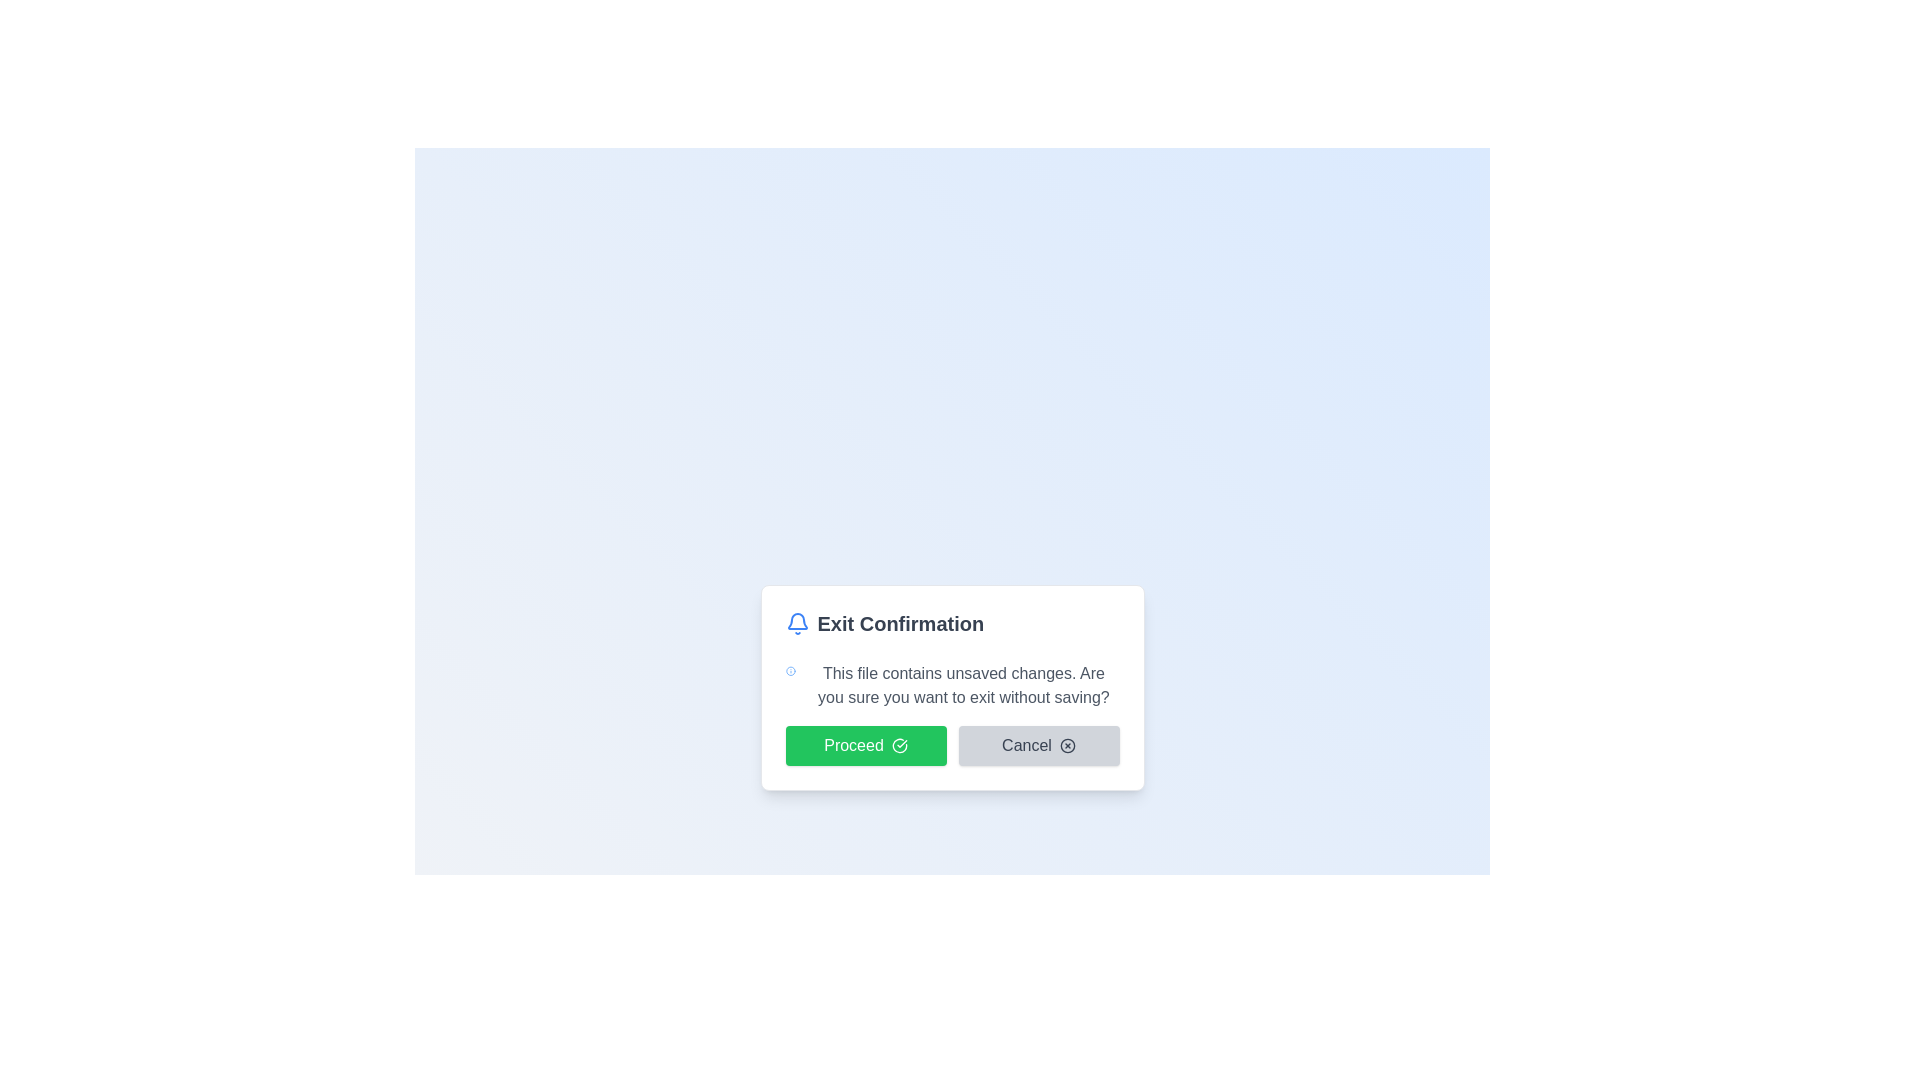  What do you see at coordinates (951, 745) in the screenshot?
I see `the 'Proceed' button, which is styled with a green background and contains a checkmark icon, to confirm the action` at bounding box center [951, 745].